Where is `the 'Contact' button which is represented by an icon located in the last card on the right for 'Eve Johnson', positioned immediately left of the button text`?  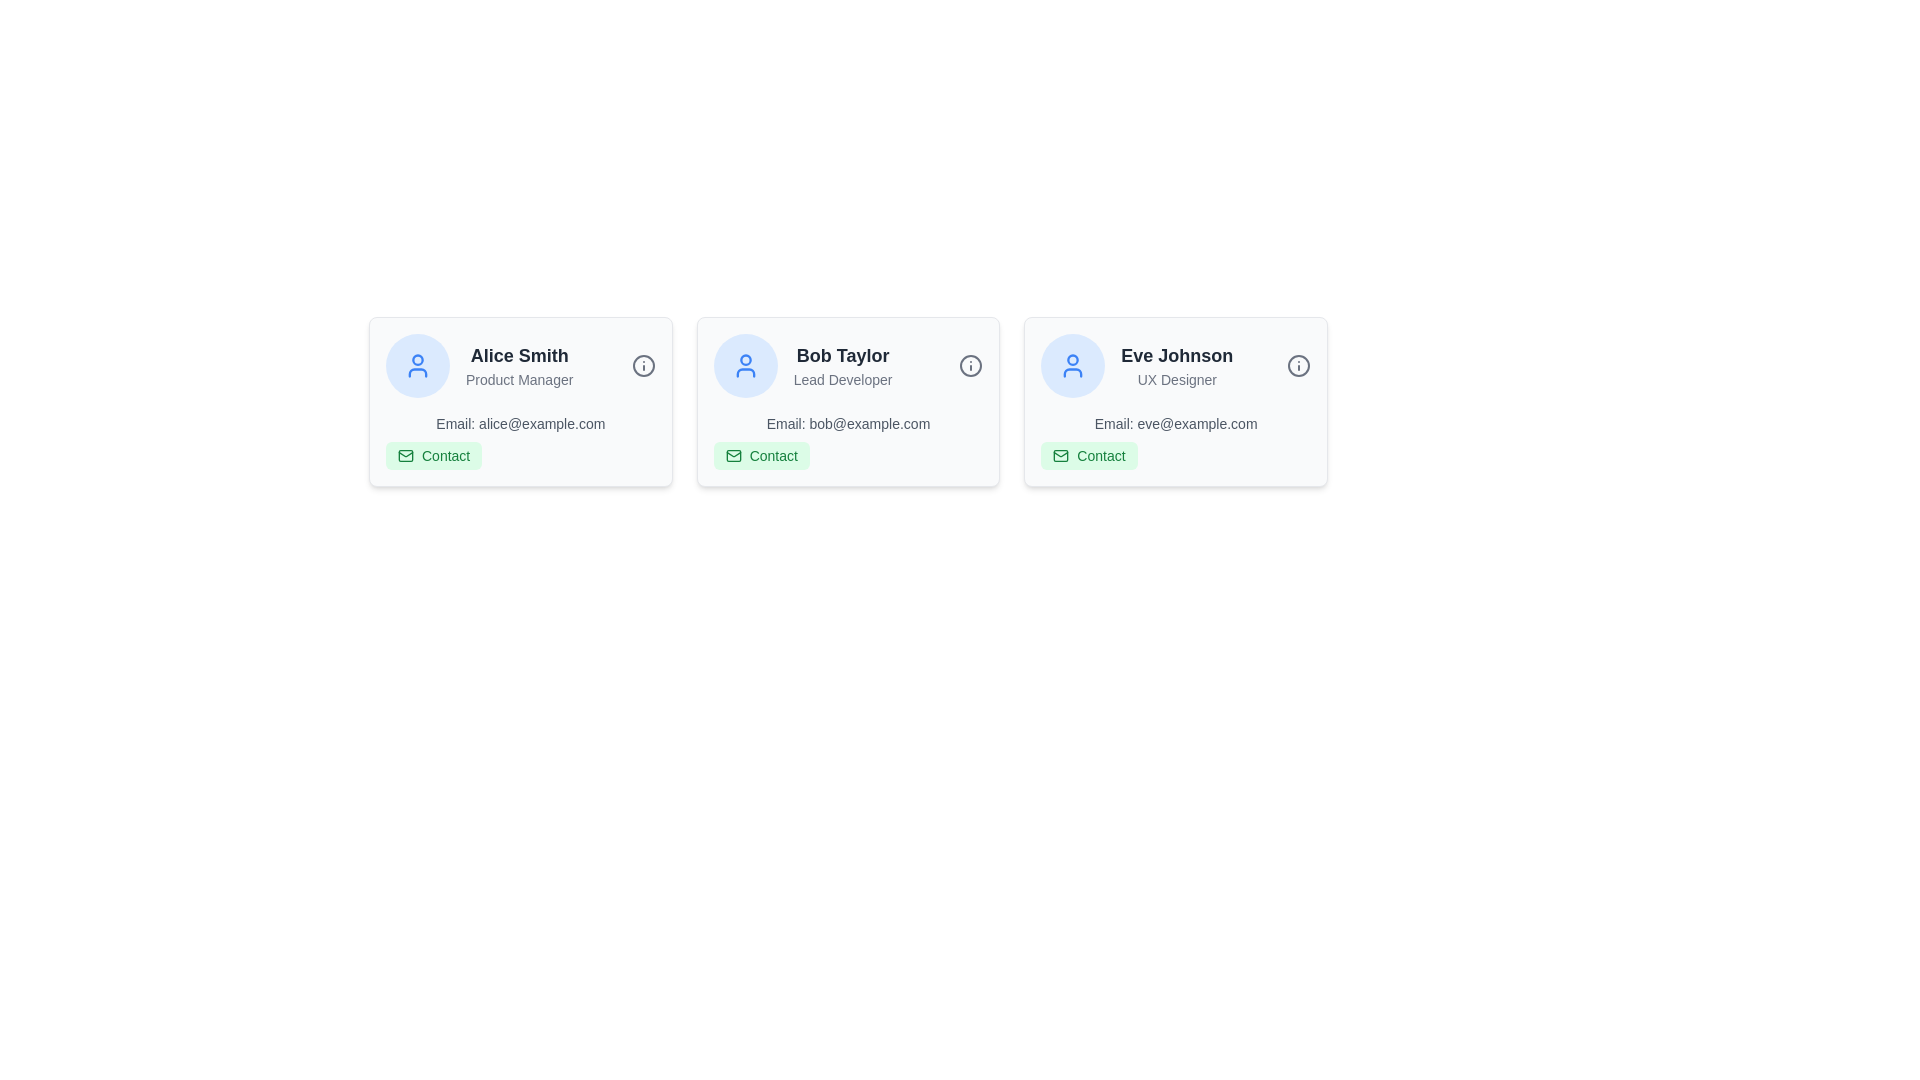
the 'Contact' button which is represented by an icon located in the last card on the right for 'Eve Johnson', positioned immediately left of the button text is located at coordinates (1060, 455).